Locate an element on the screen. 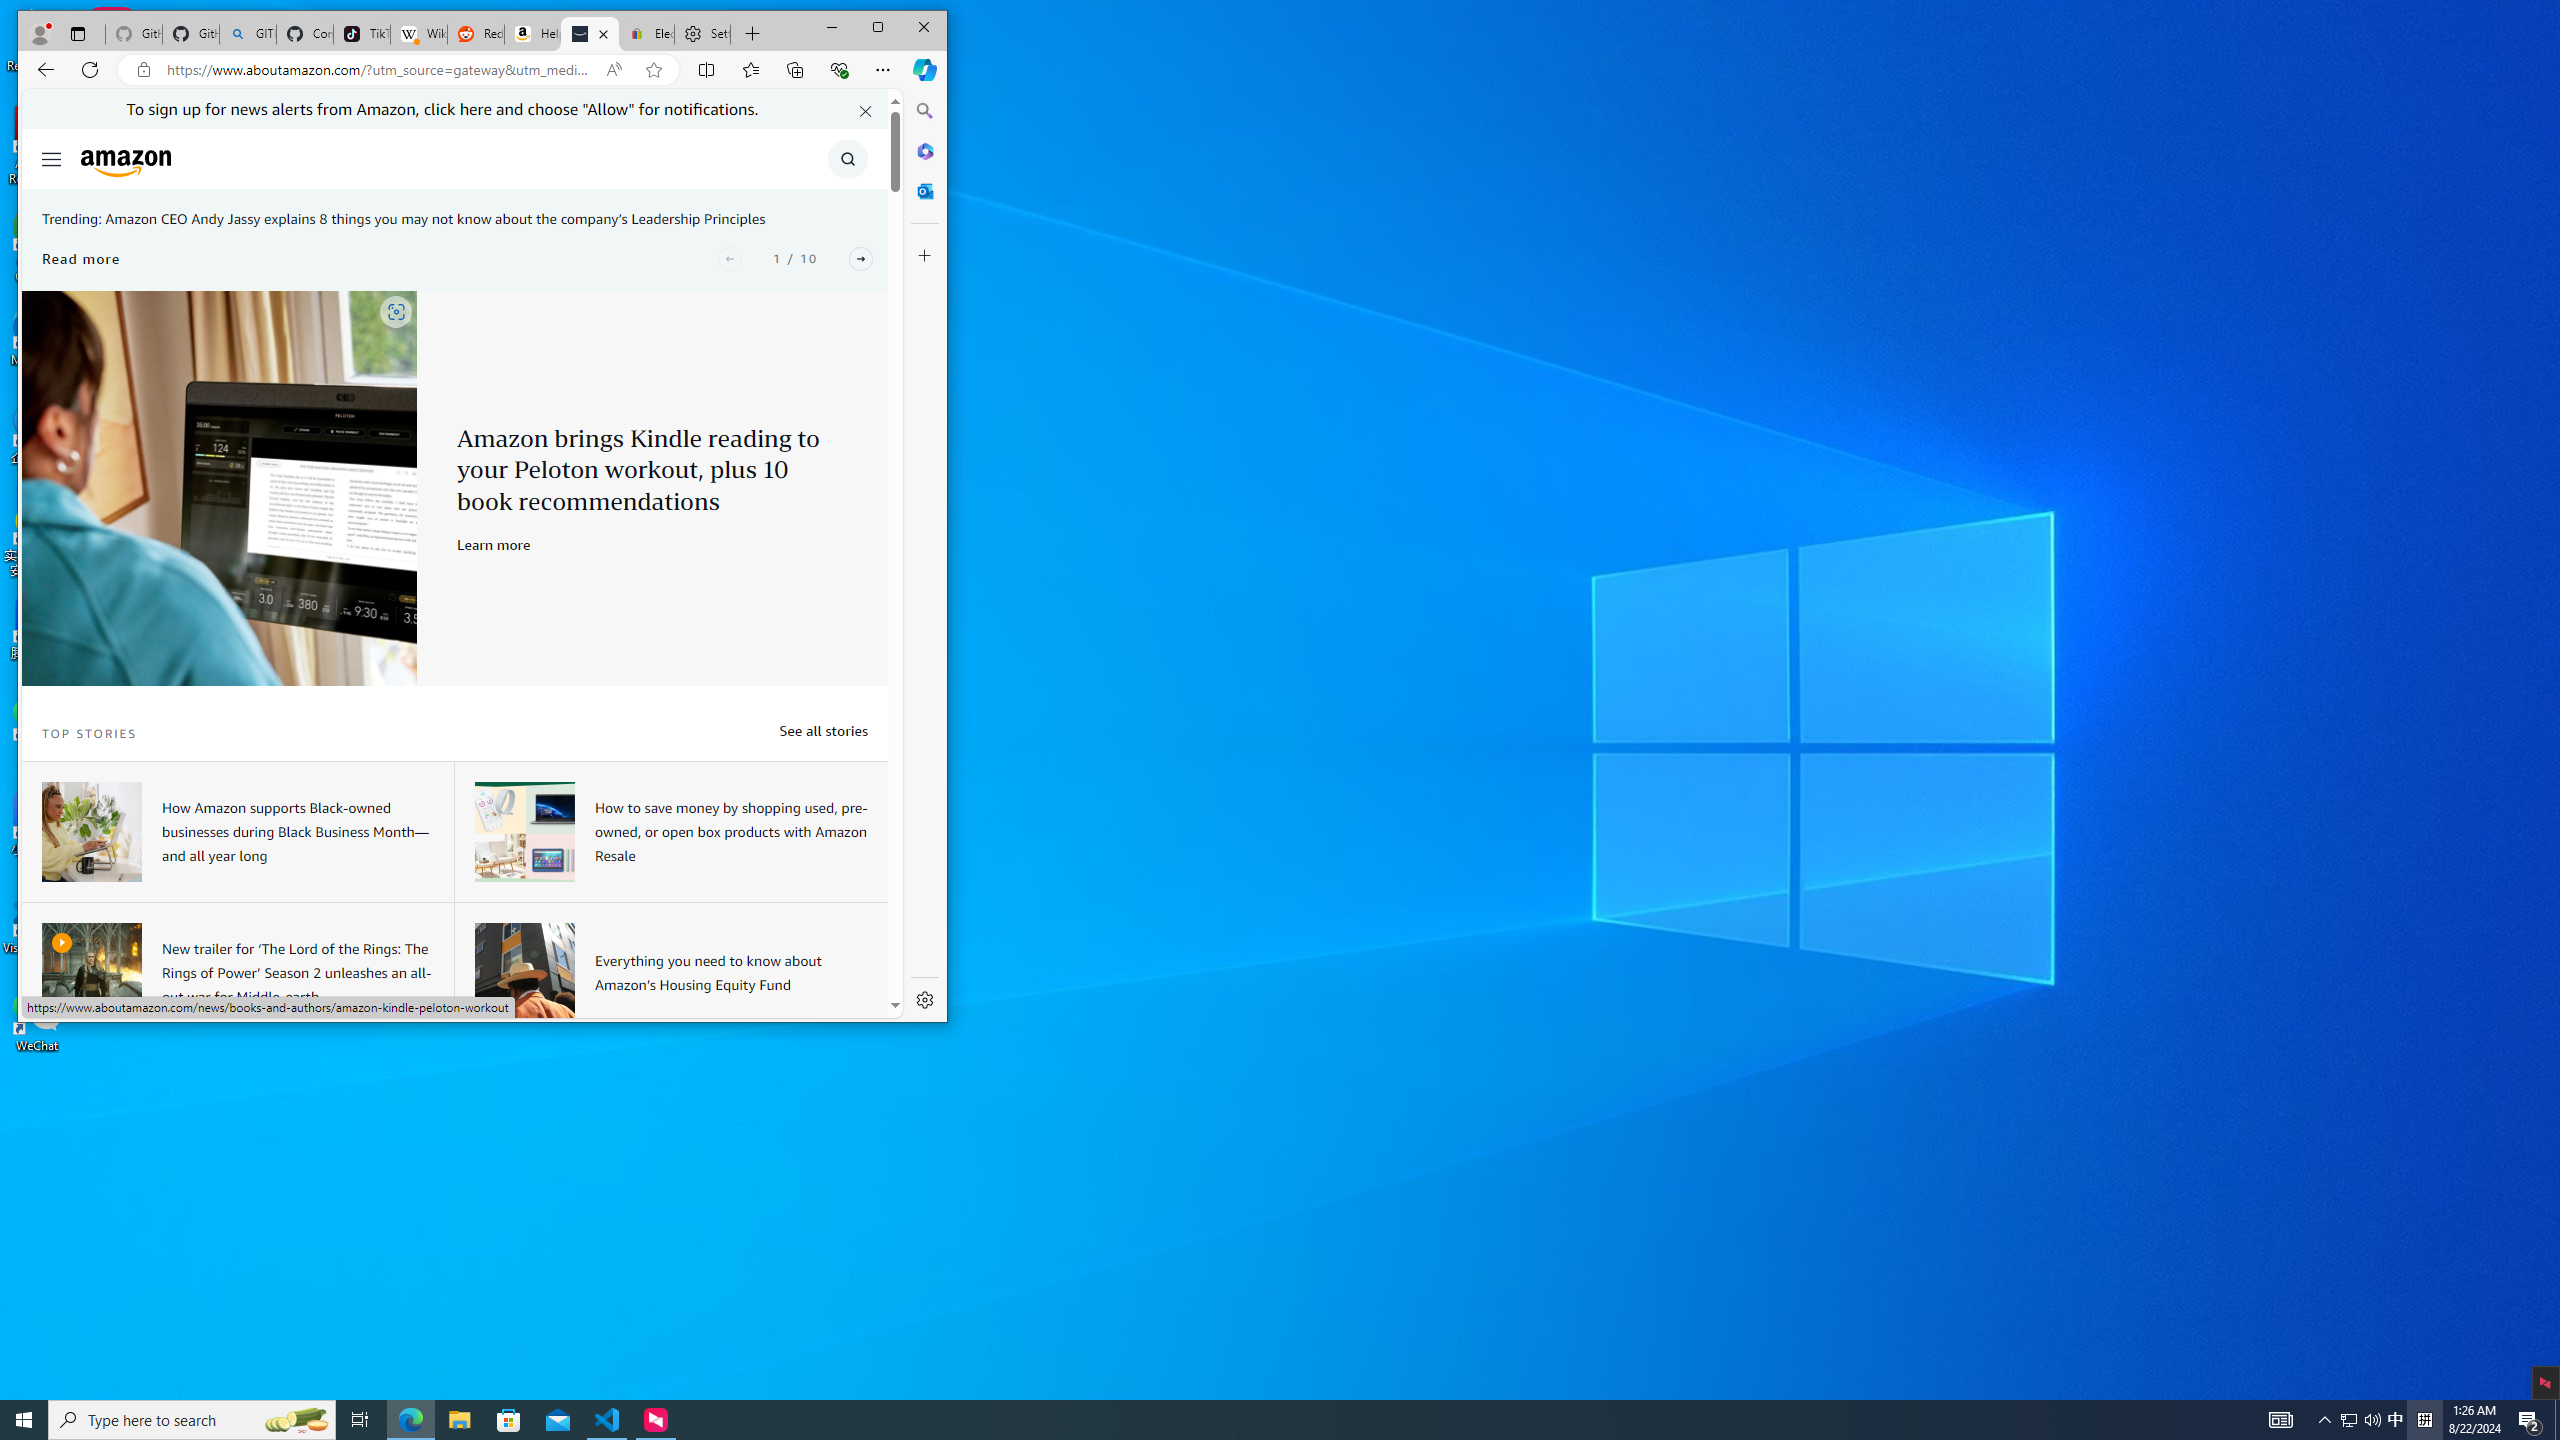  'AutomationID: 4105' is located at coordinates (2279, 1418).